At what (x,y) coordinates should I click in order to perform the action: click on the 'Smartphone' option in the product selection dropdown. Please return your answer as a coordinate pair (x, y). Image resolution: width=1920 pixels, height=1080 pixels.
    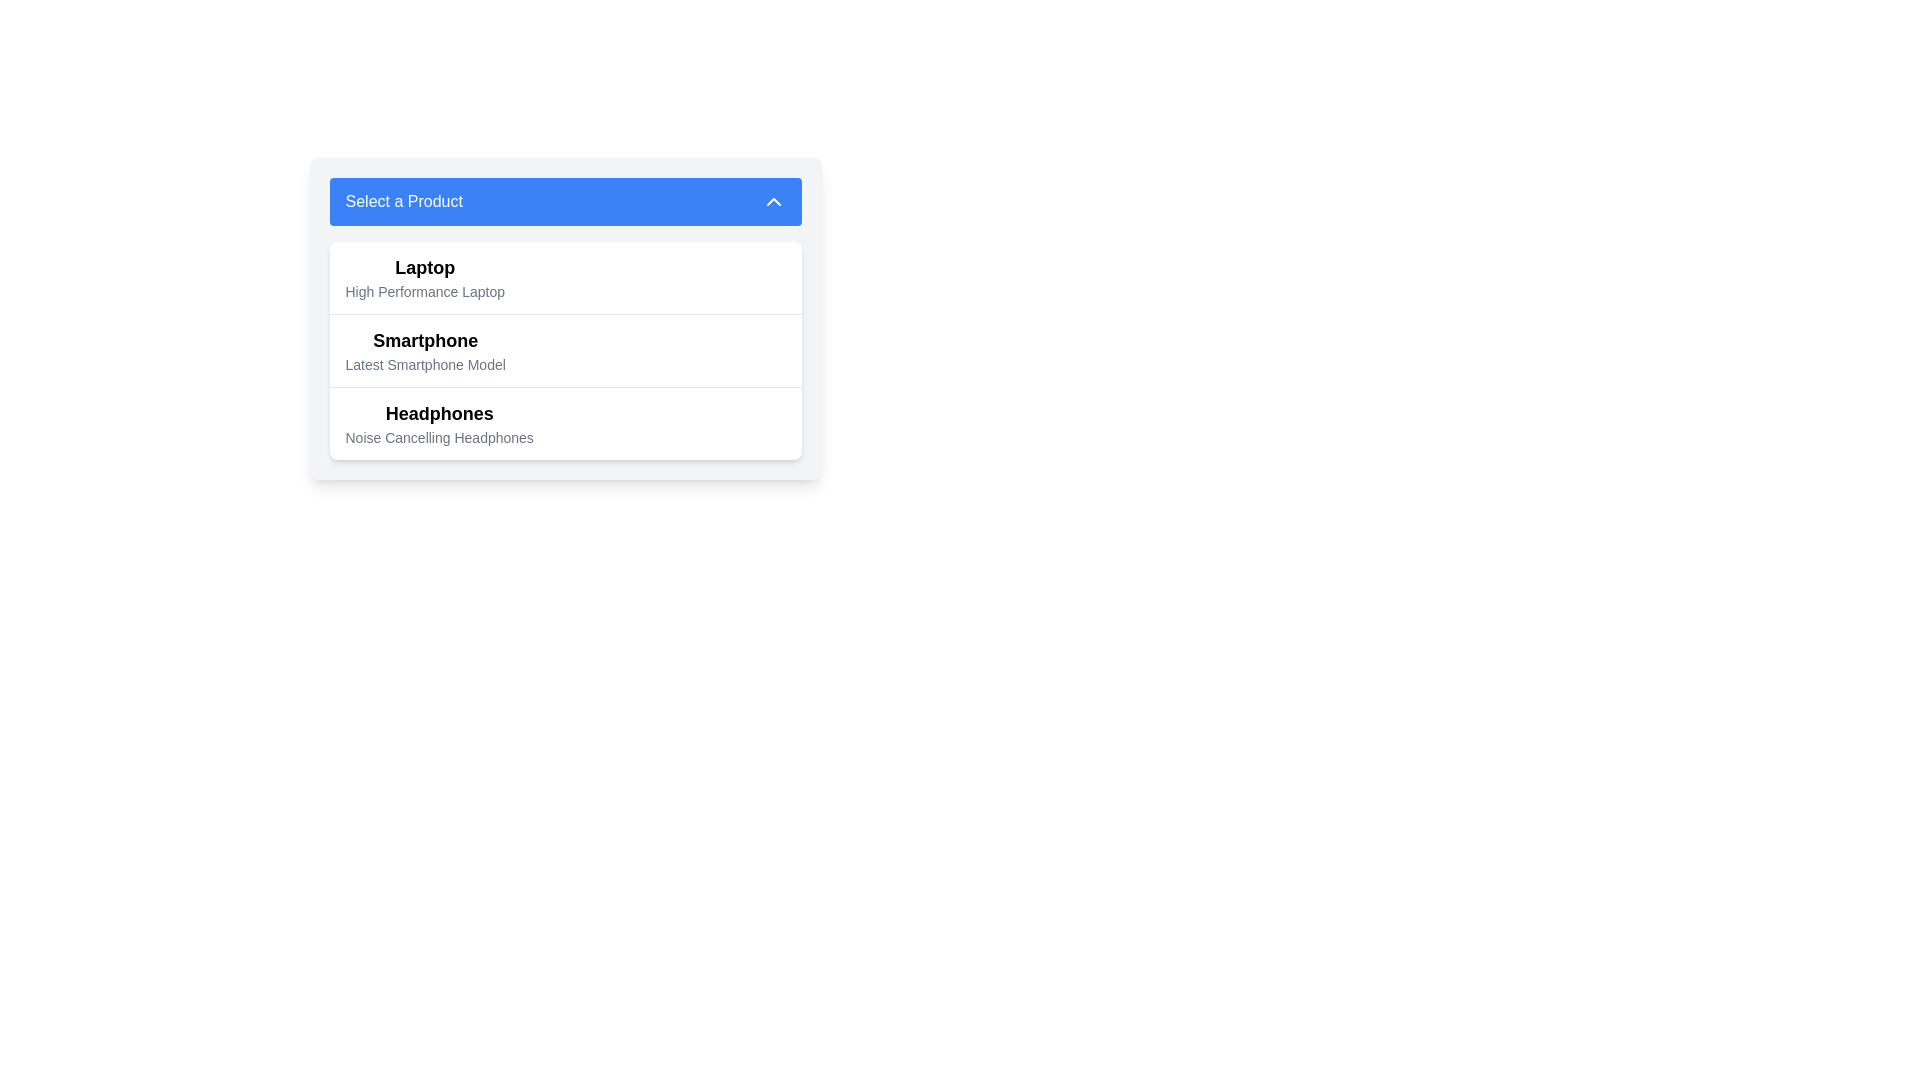
    Looking at the image, I should click on (424, 339).